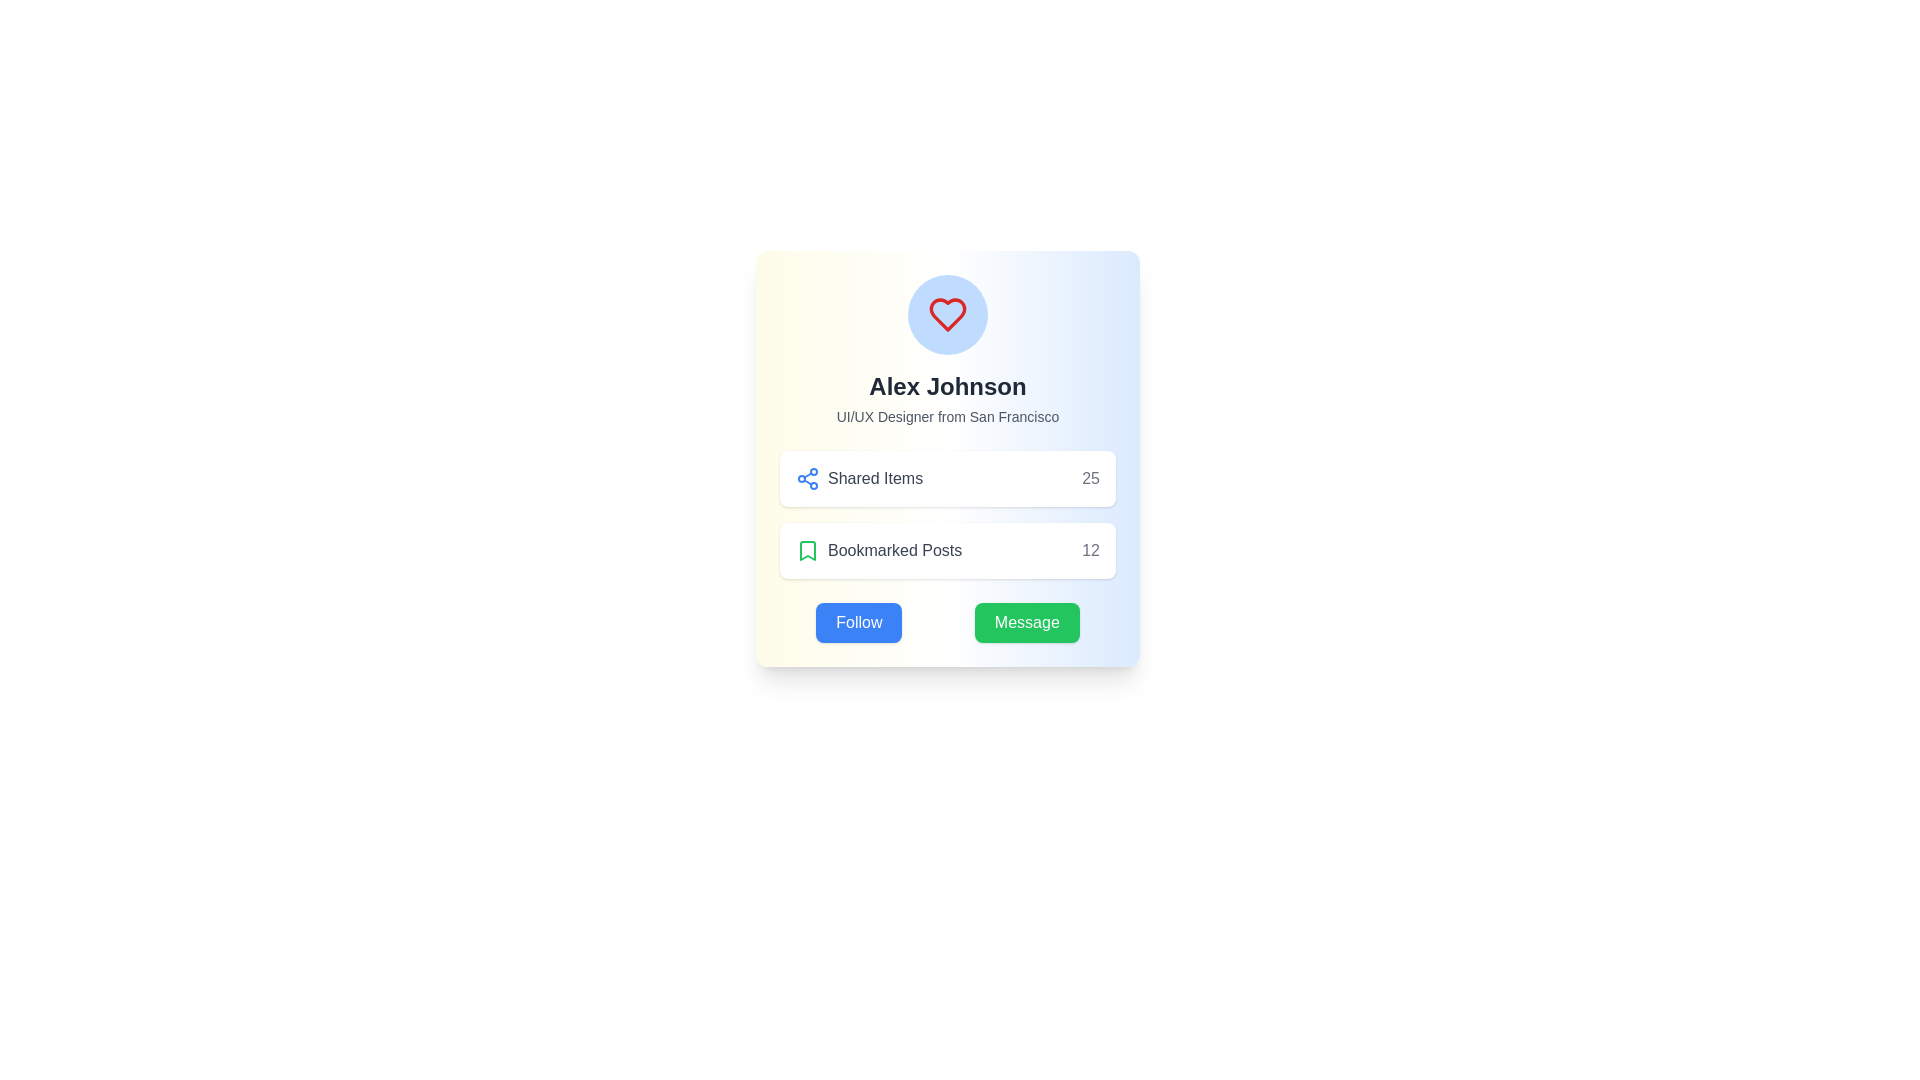 The image size is (1920, 1080). What do you see at coordinates (879, 551) in the screenshot?
I see `the informational label with an icon indicating 'Bookmarked Posts' to interpret the displayed information` at bounding box center [879, 551].